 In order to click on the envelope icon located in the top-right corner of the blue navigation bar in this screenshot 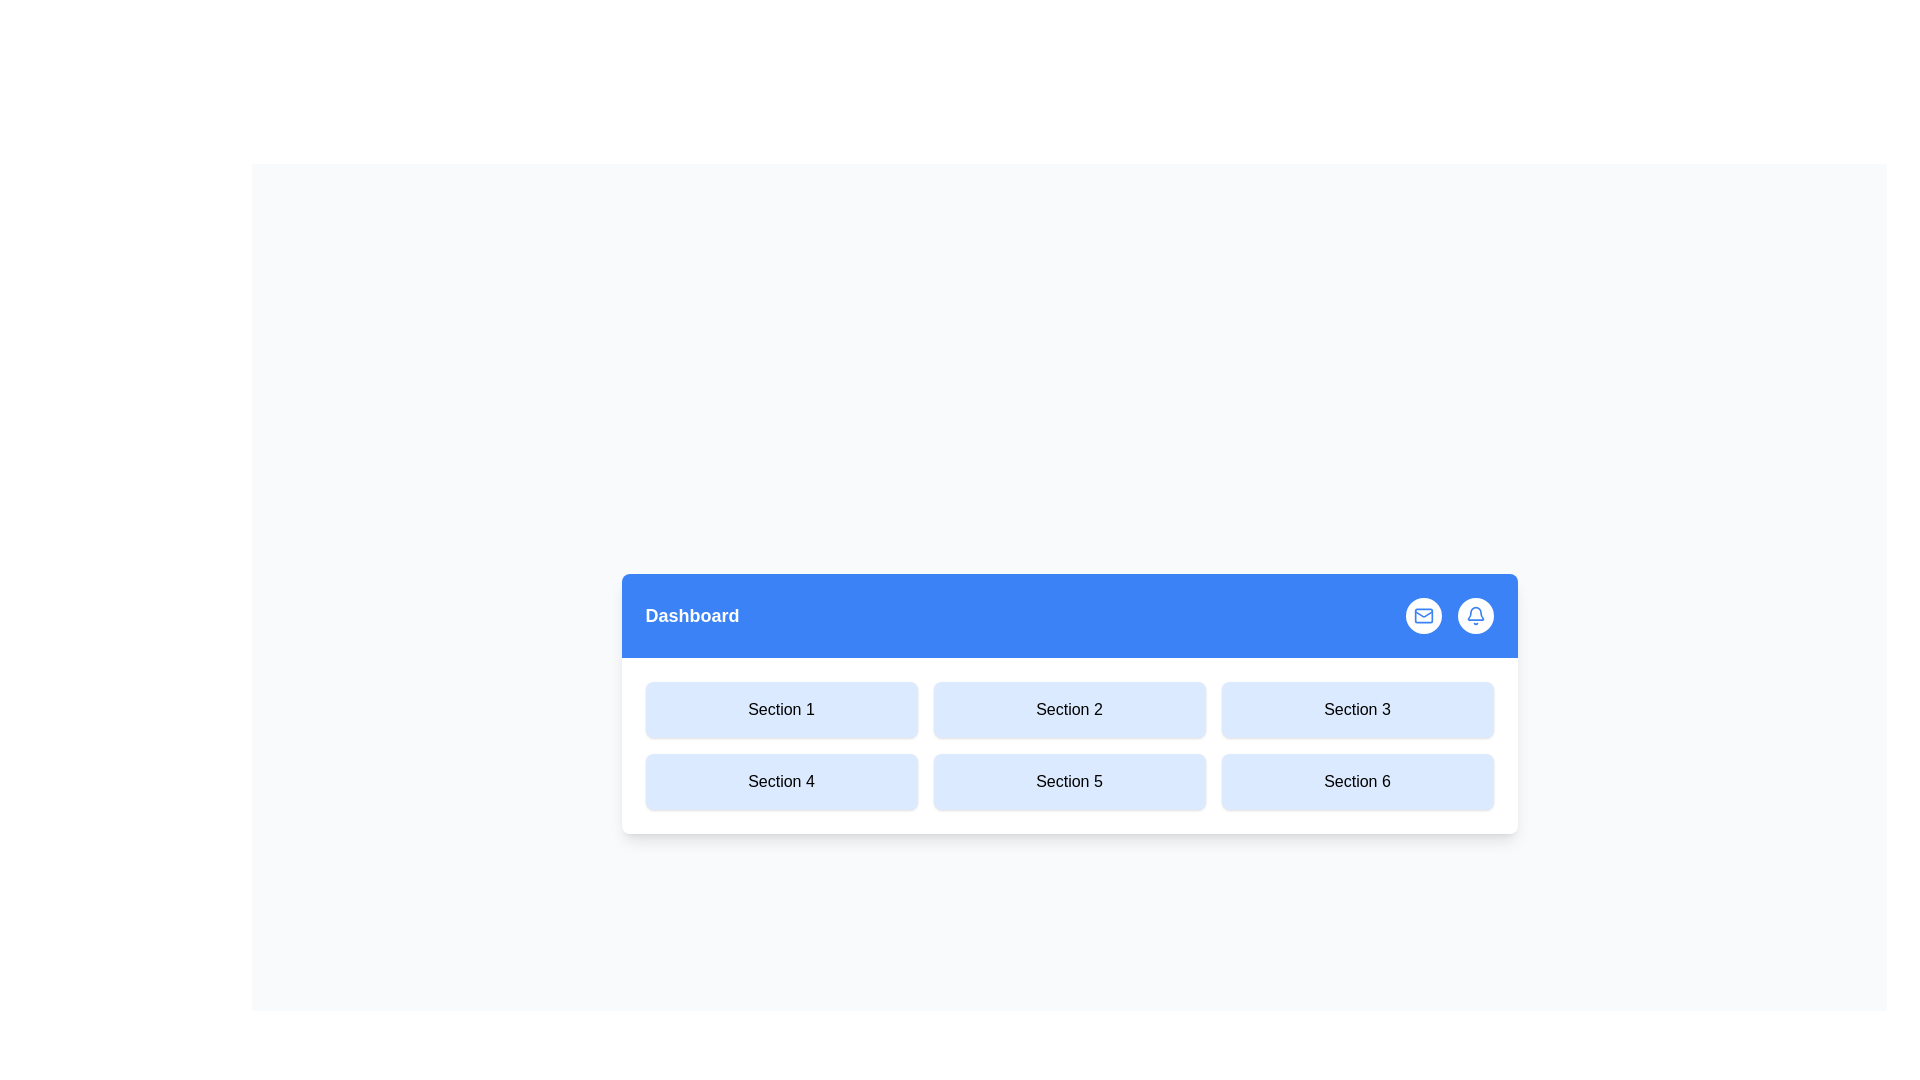, I will do `click(1422, 615)`.